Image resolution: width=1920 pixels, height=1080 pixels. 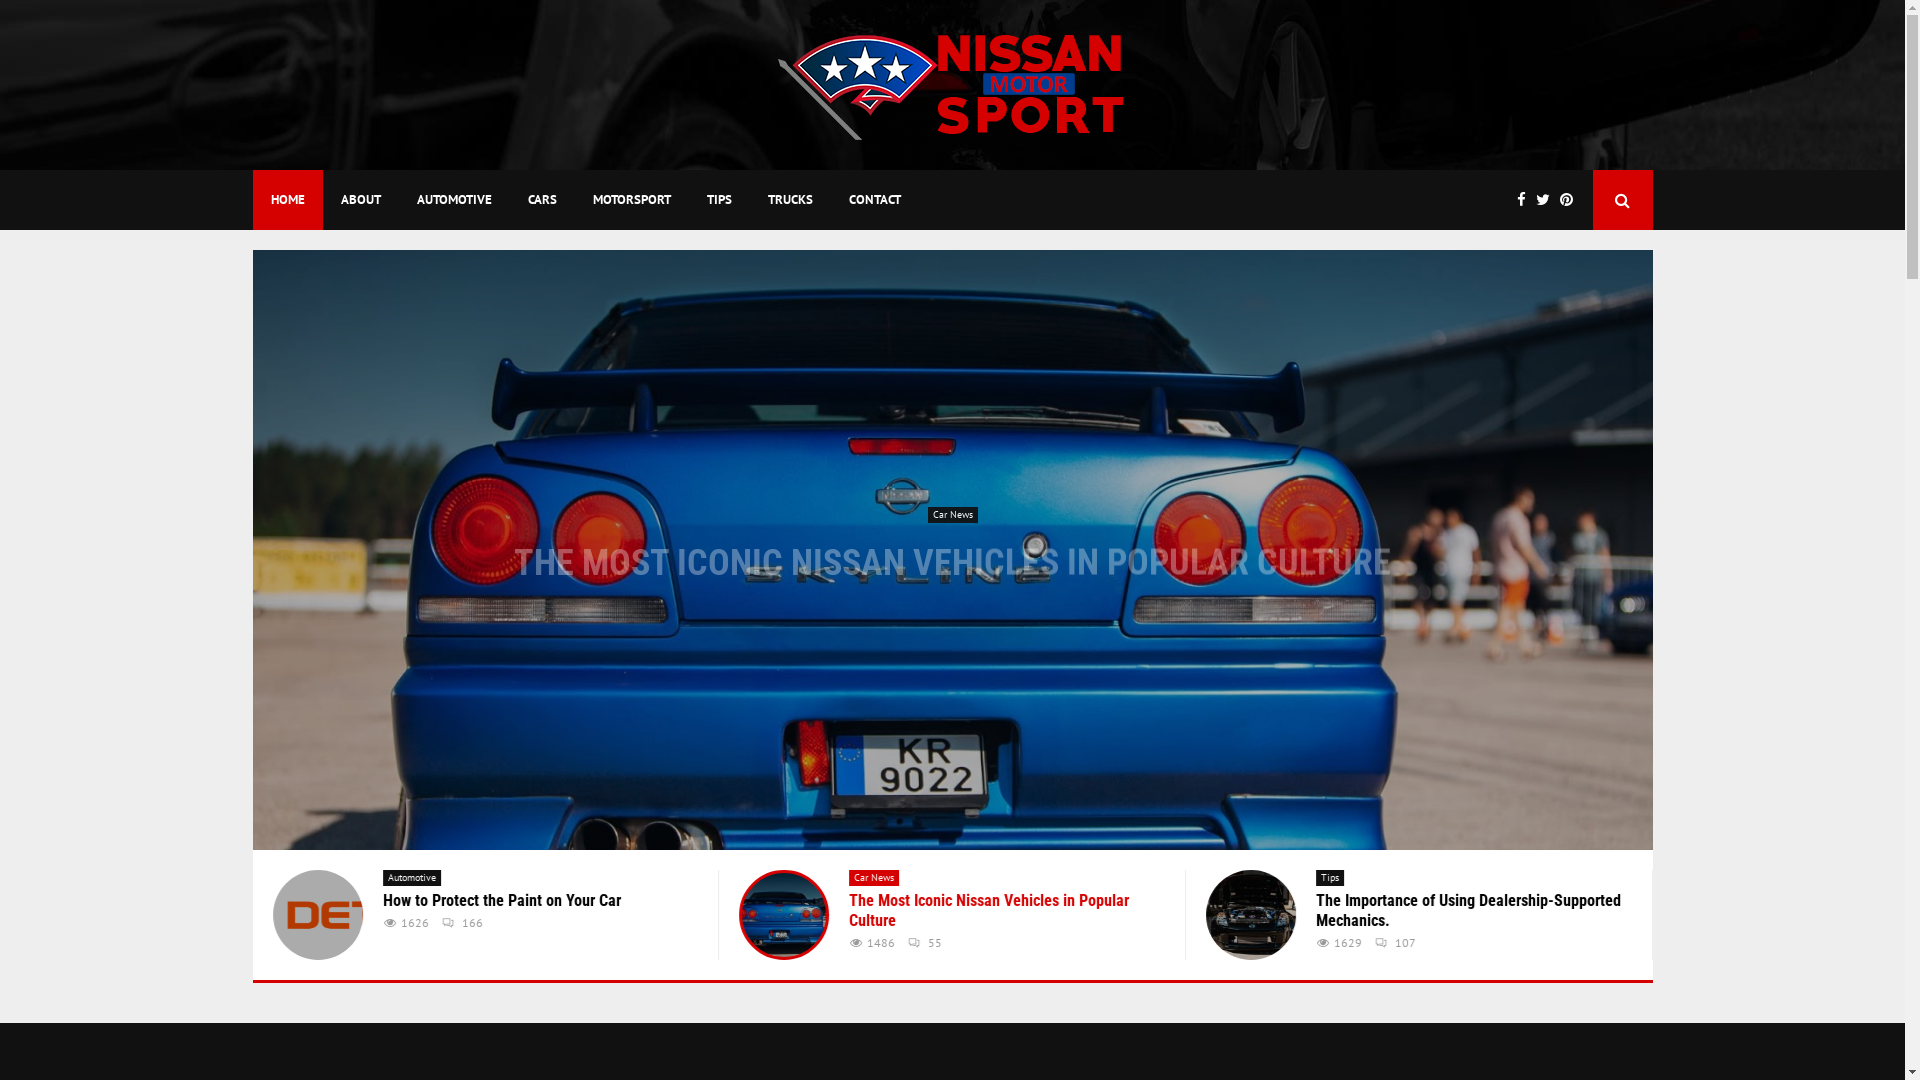 I want to click on 'CONTACT', so click(x=873, y=200).